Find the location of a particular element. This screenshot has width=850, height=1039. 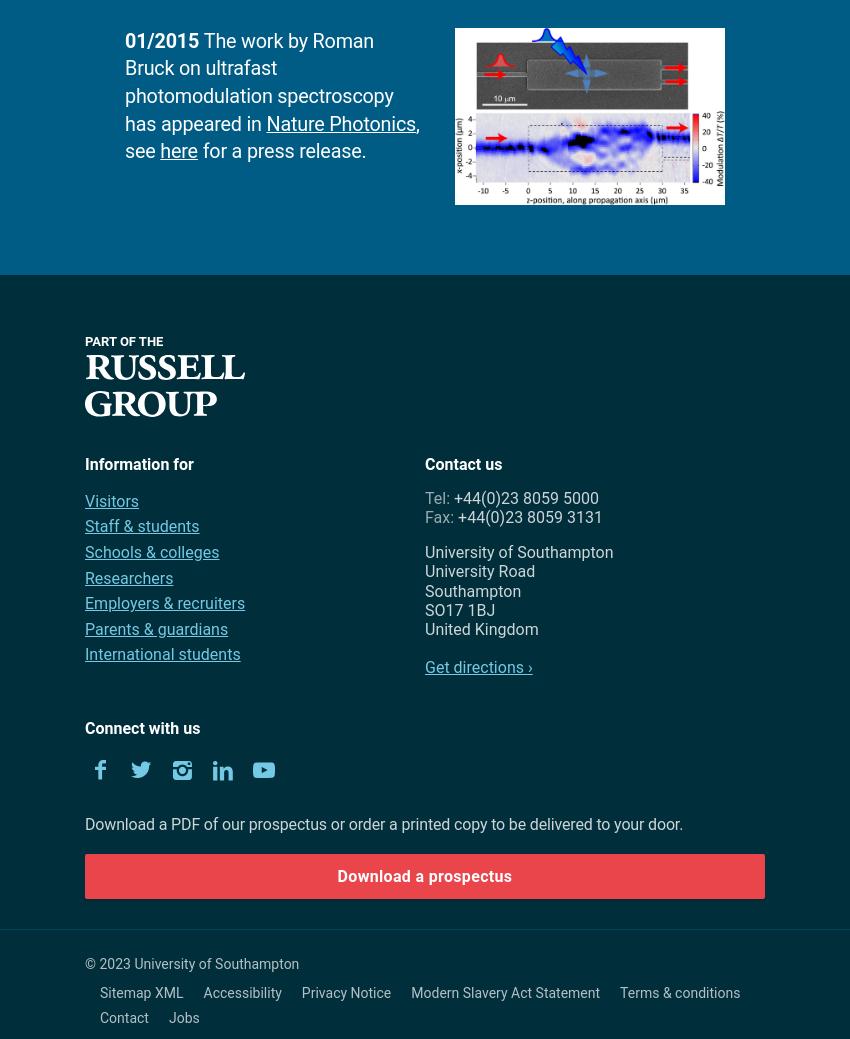

'Information for' is located at coordinates (138, 462).